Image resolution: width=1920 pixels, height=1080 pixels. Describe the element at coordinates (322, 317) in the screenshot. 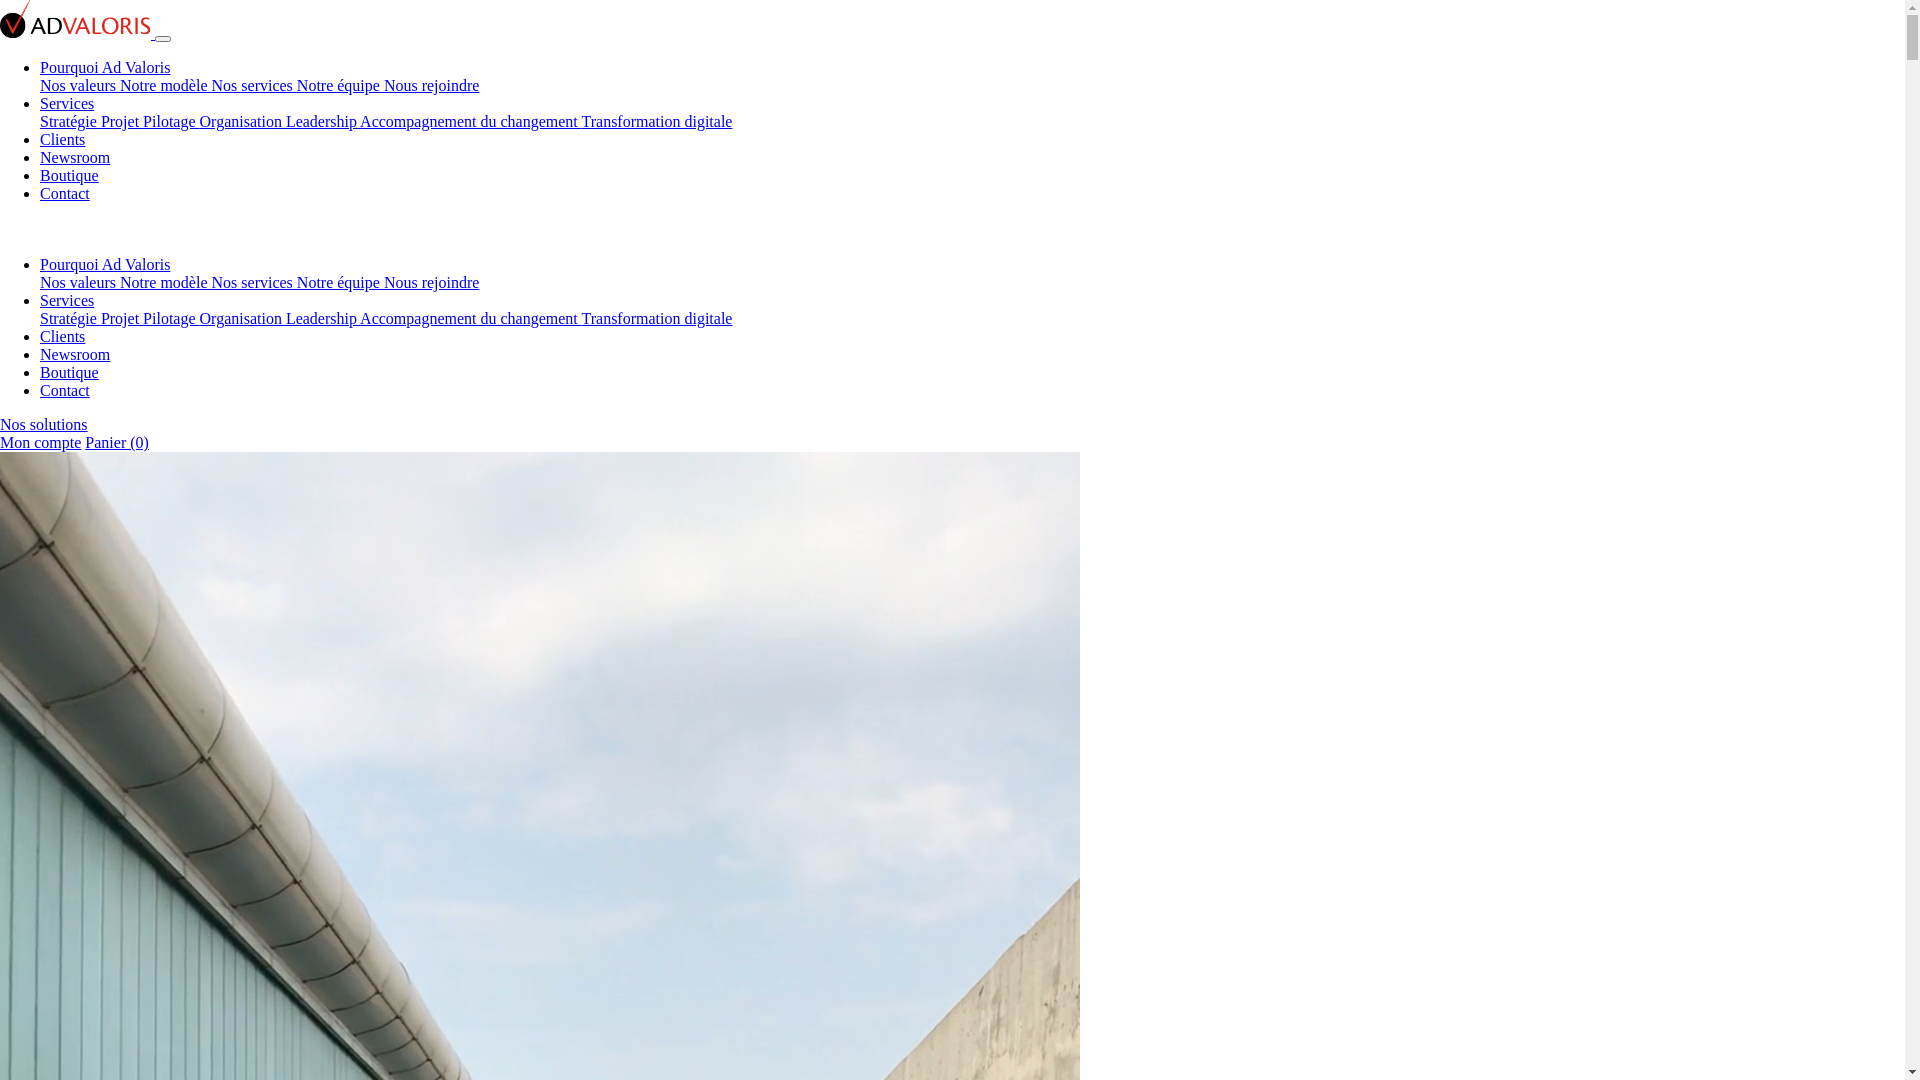

I see `'Leadership'` at that location.